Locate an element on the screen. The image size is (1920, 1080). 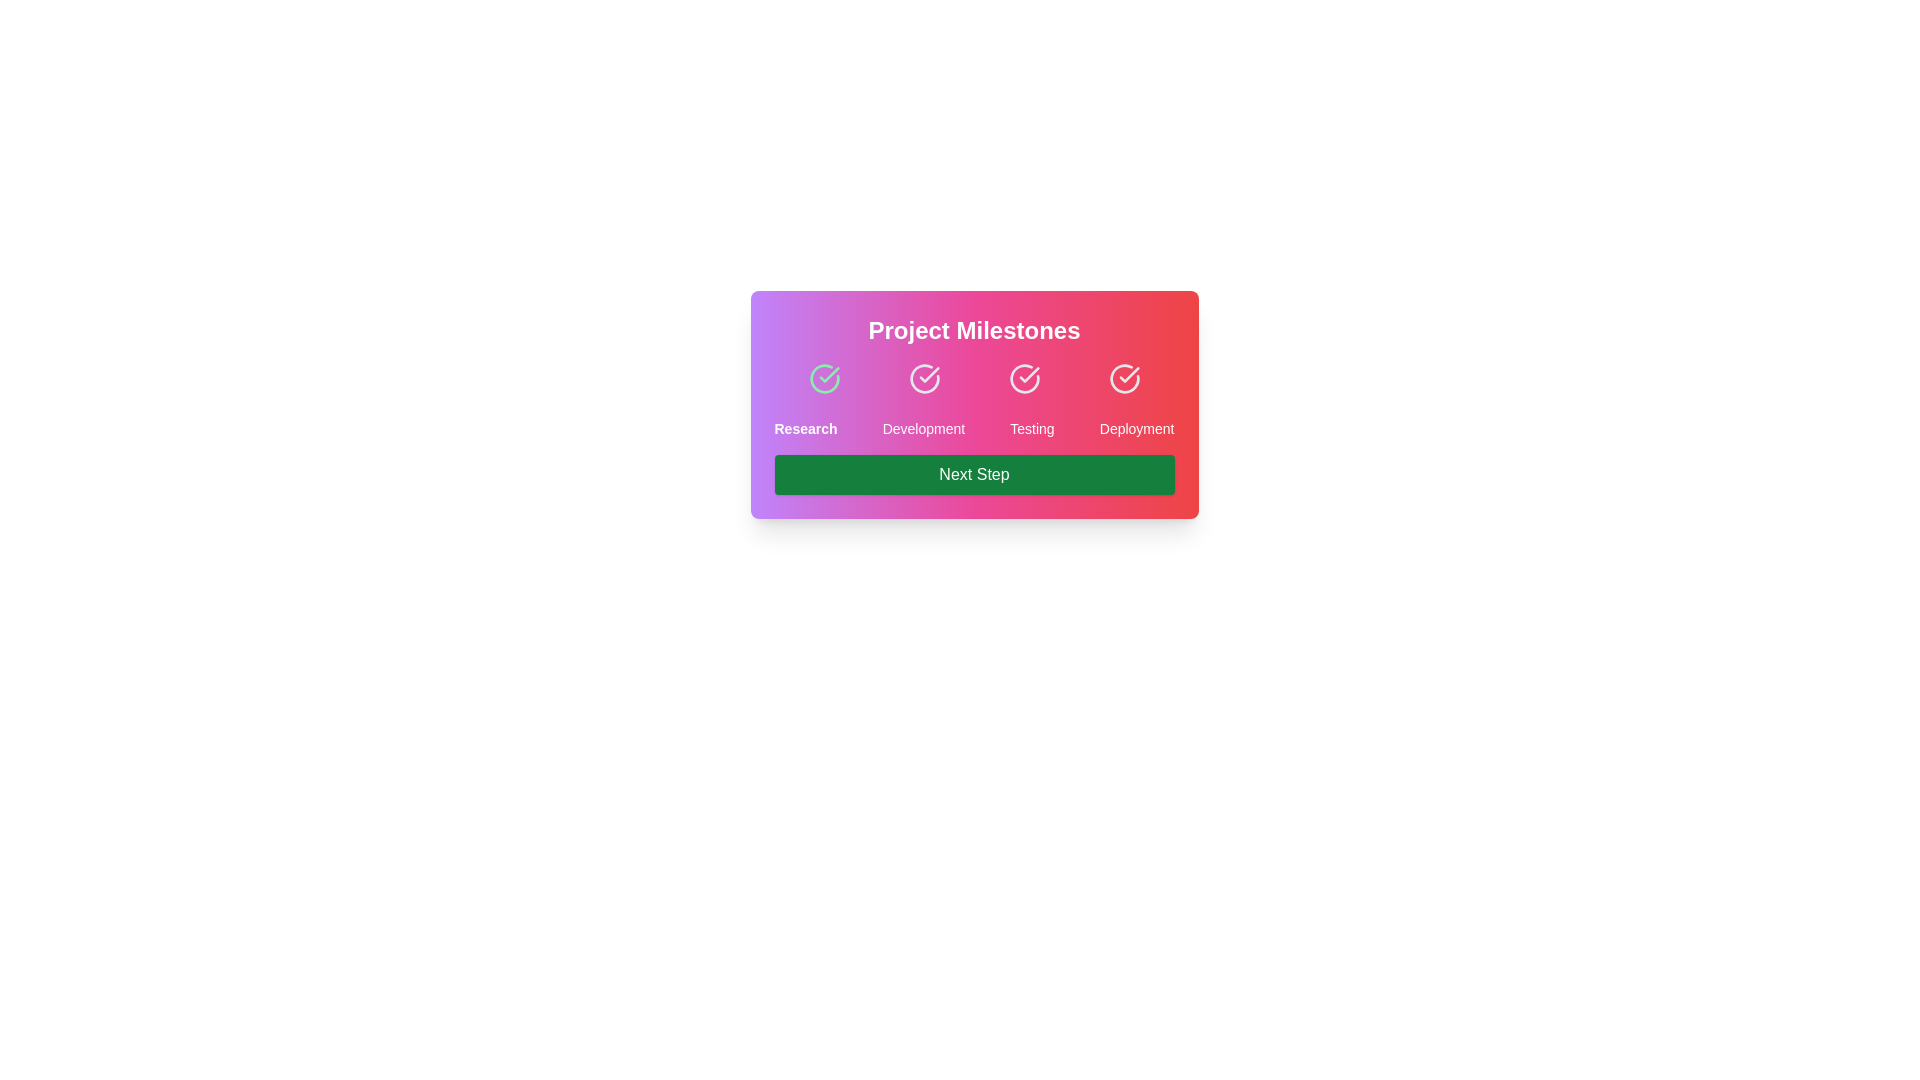
the text label reading 'Development' which is the second item in a horizontal sequence of four, positioned between 'Research' and 'Testing' within the 'Project Milestones' card is located at coordinates (922, 427).